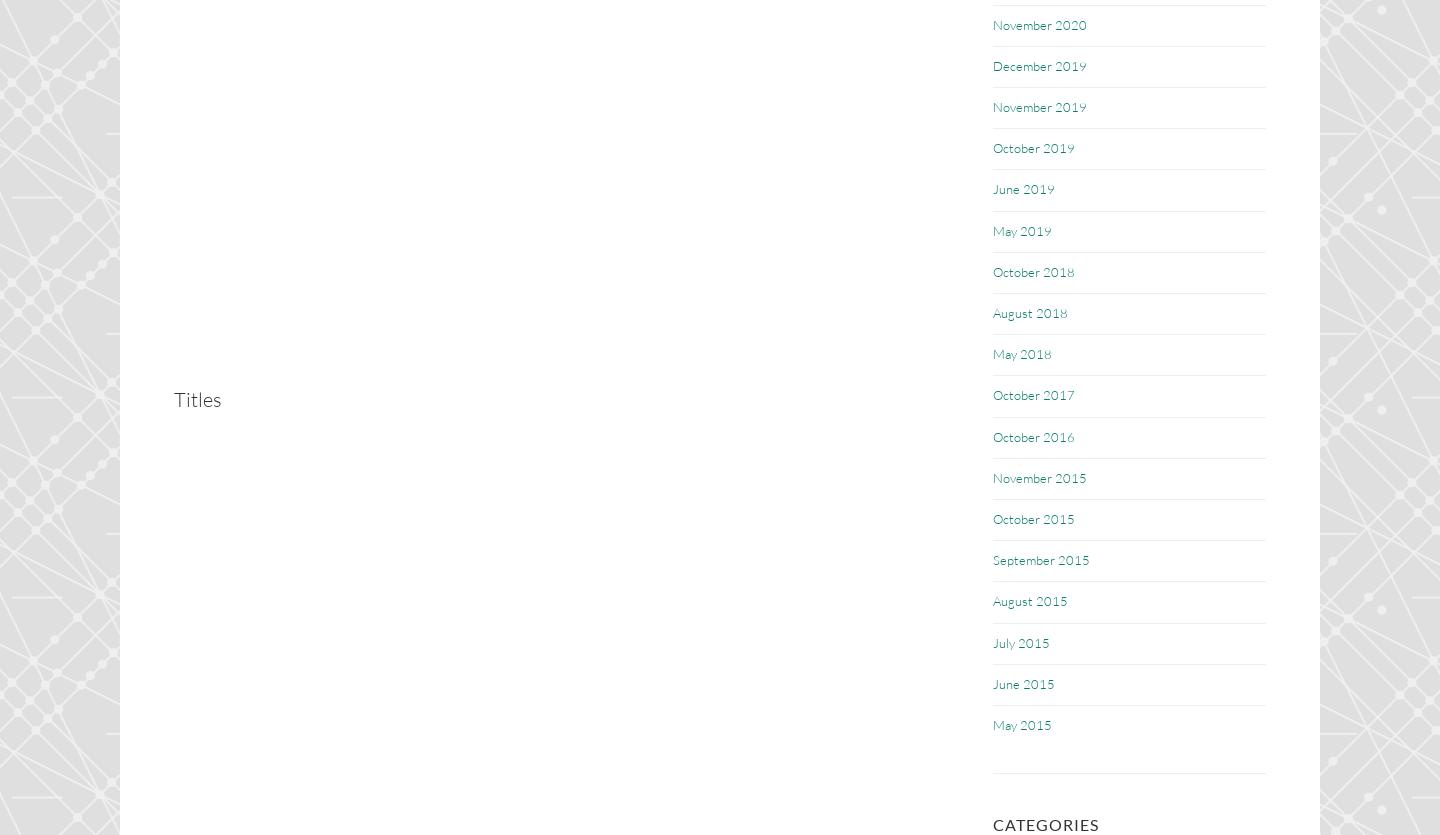  I want to click on 'November 2015', so click(1039, 476).